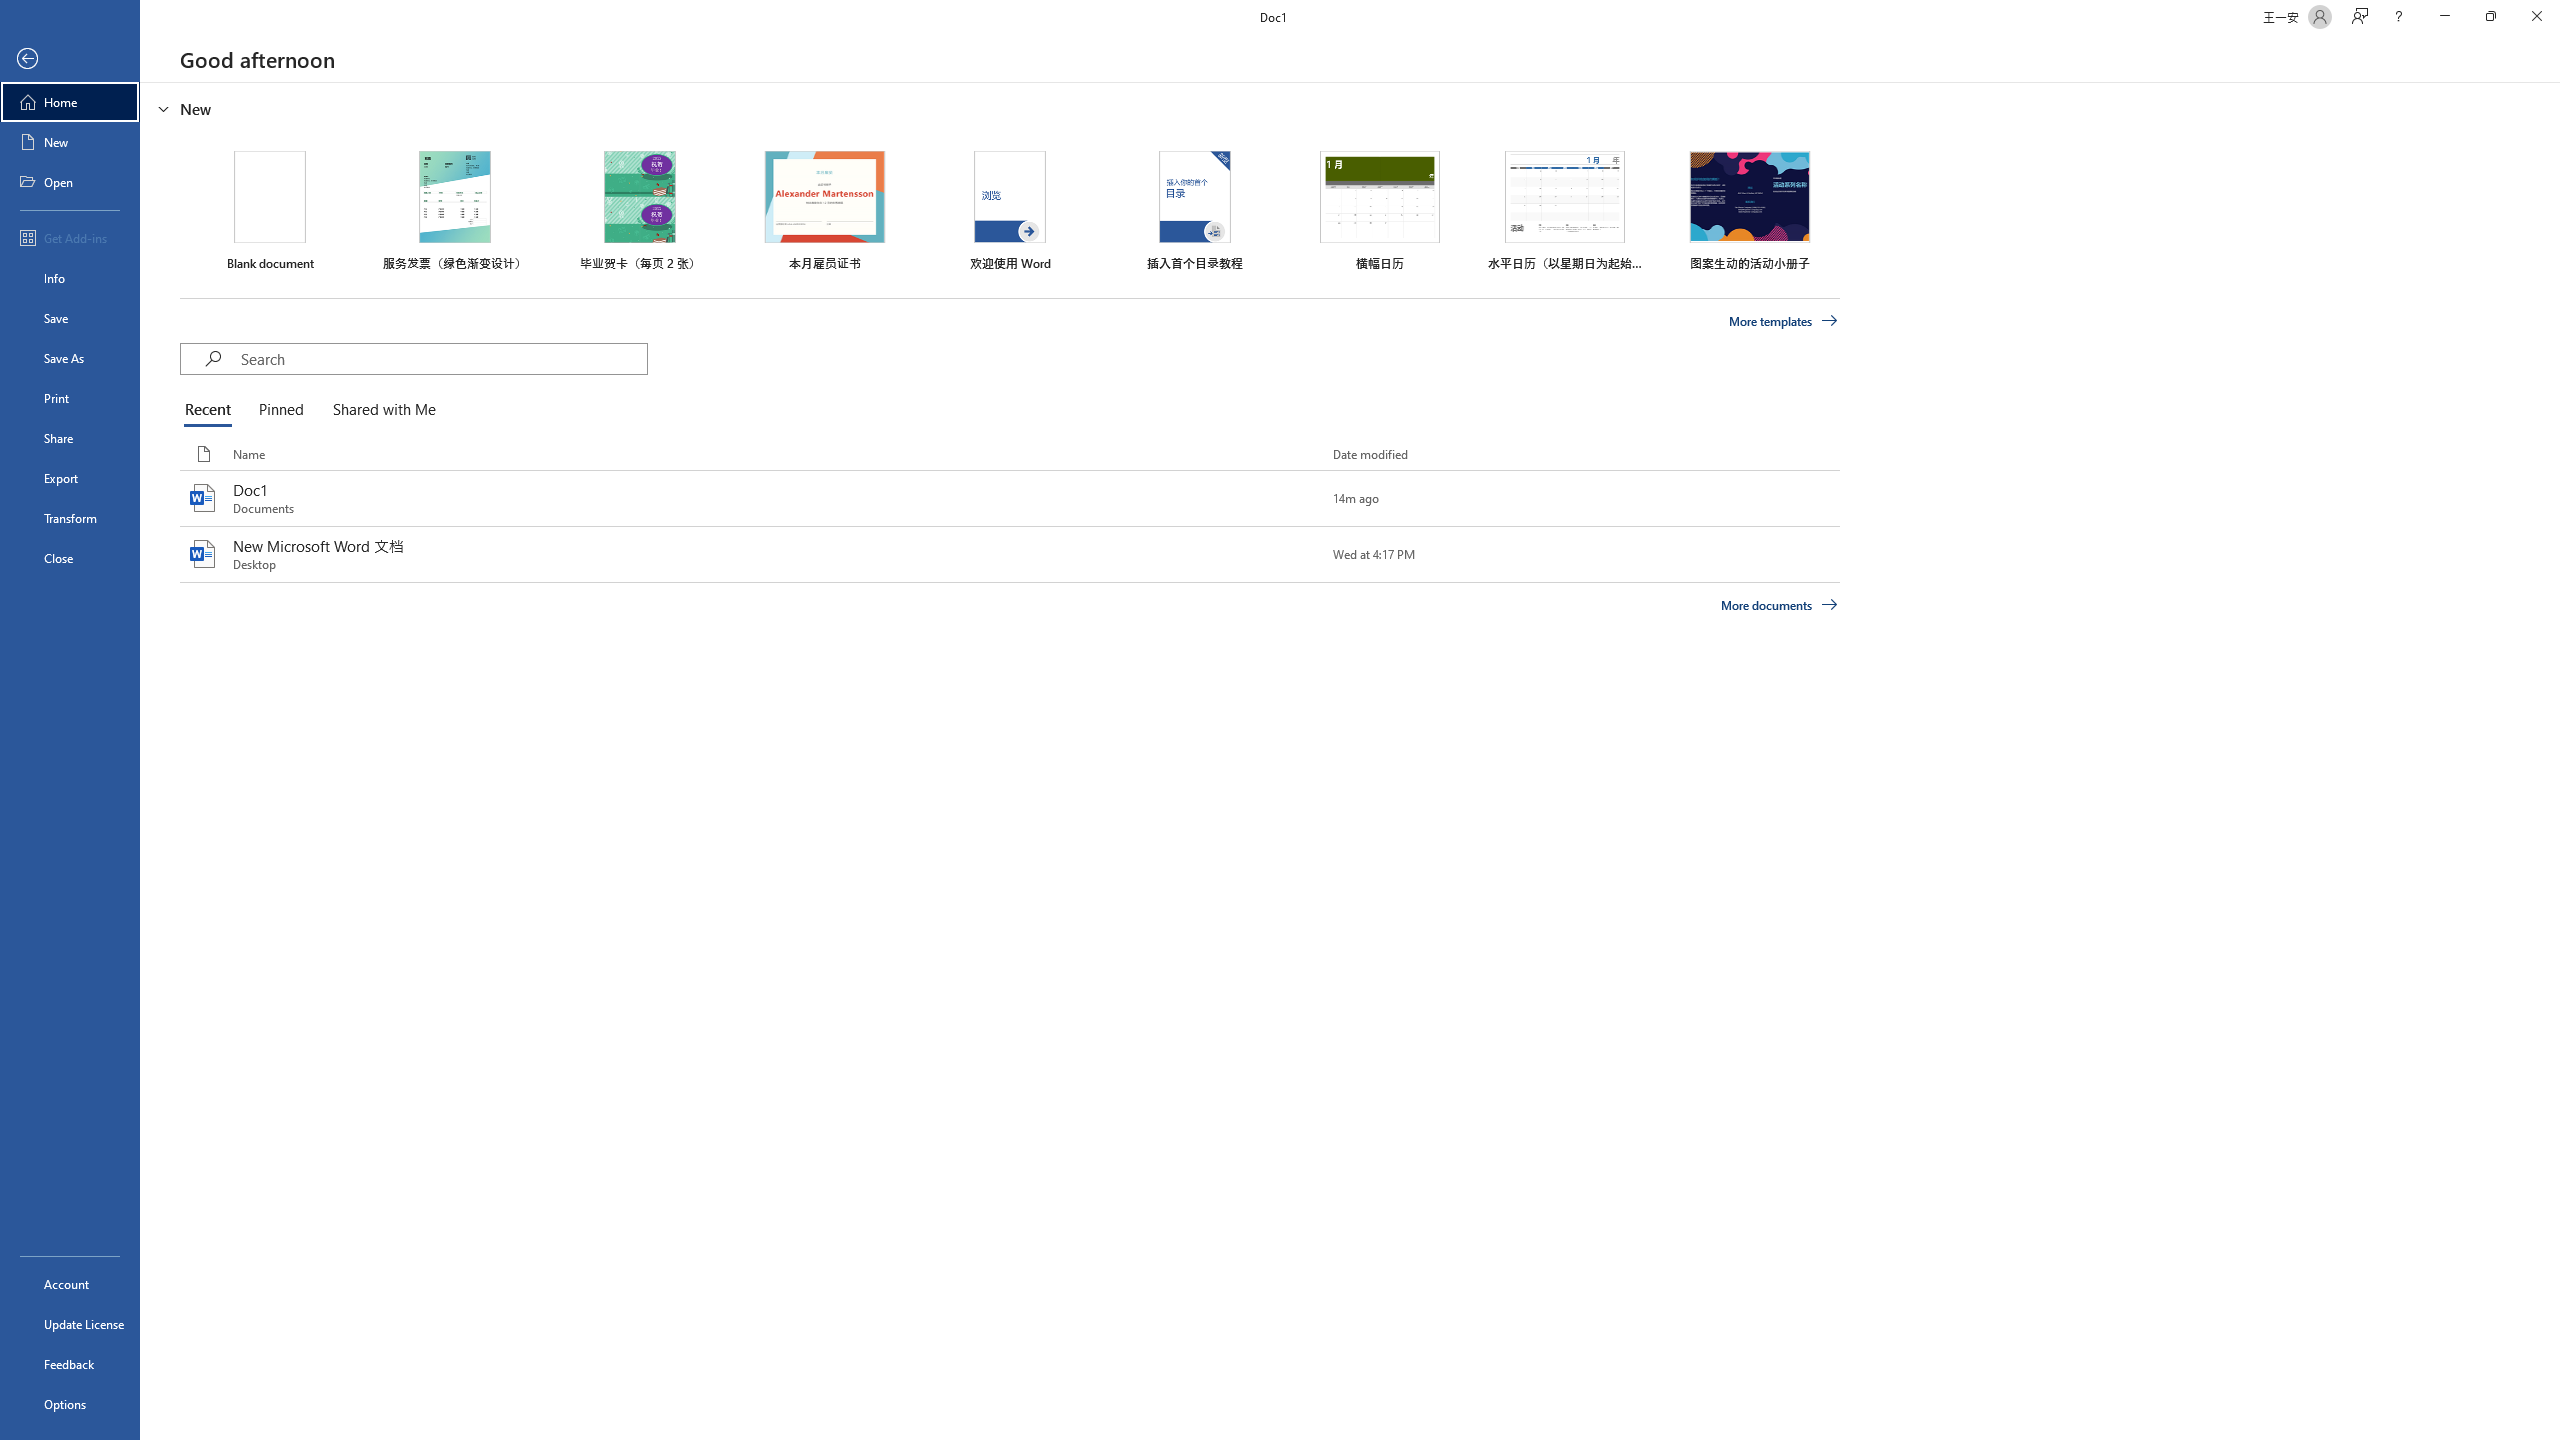  I want to click on 'New', so click(69, 141).